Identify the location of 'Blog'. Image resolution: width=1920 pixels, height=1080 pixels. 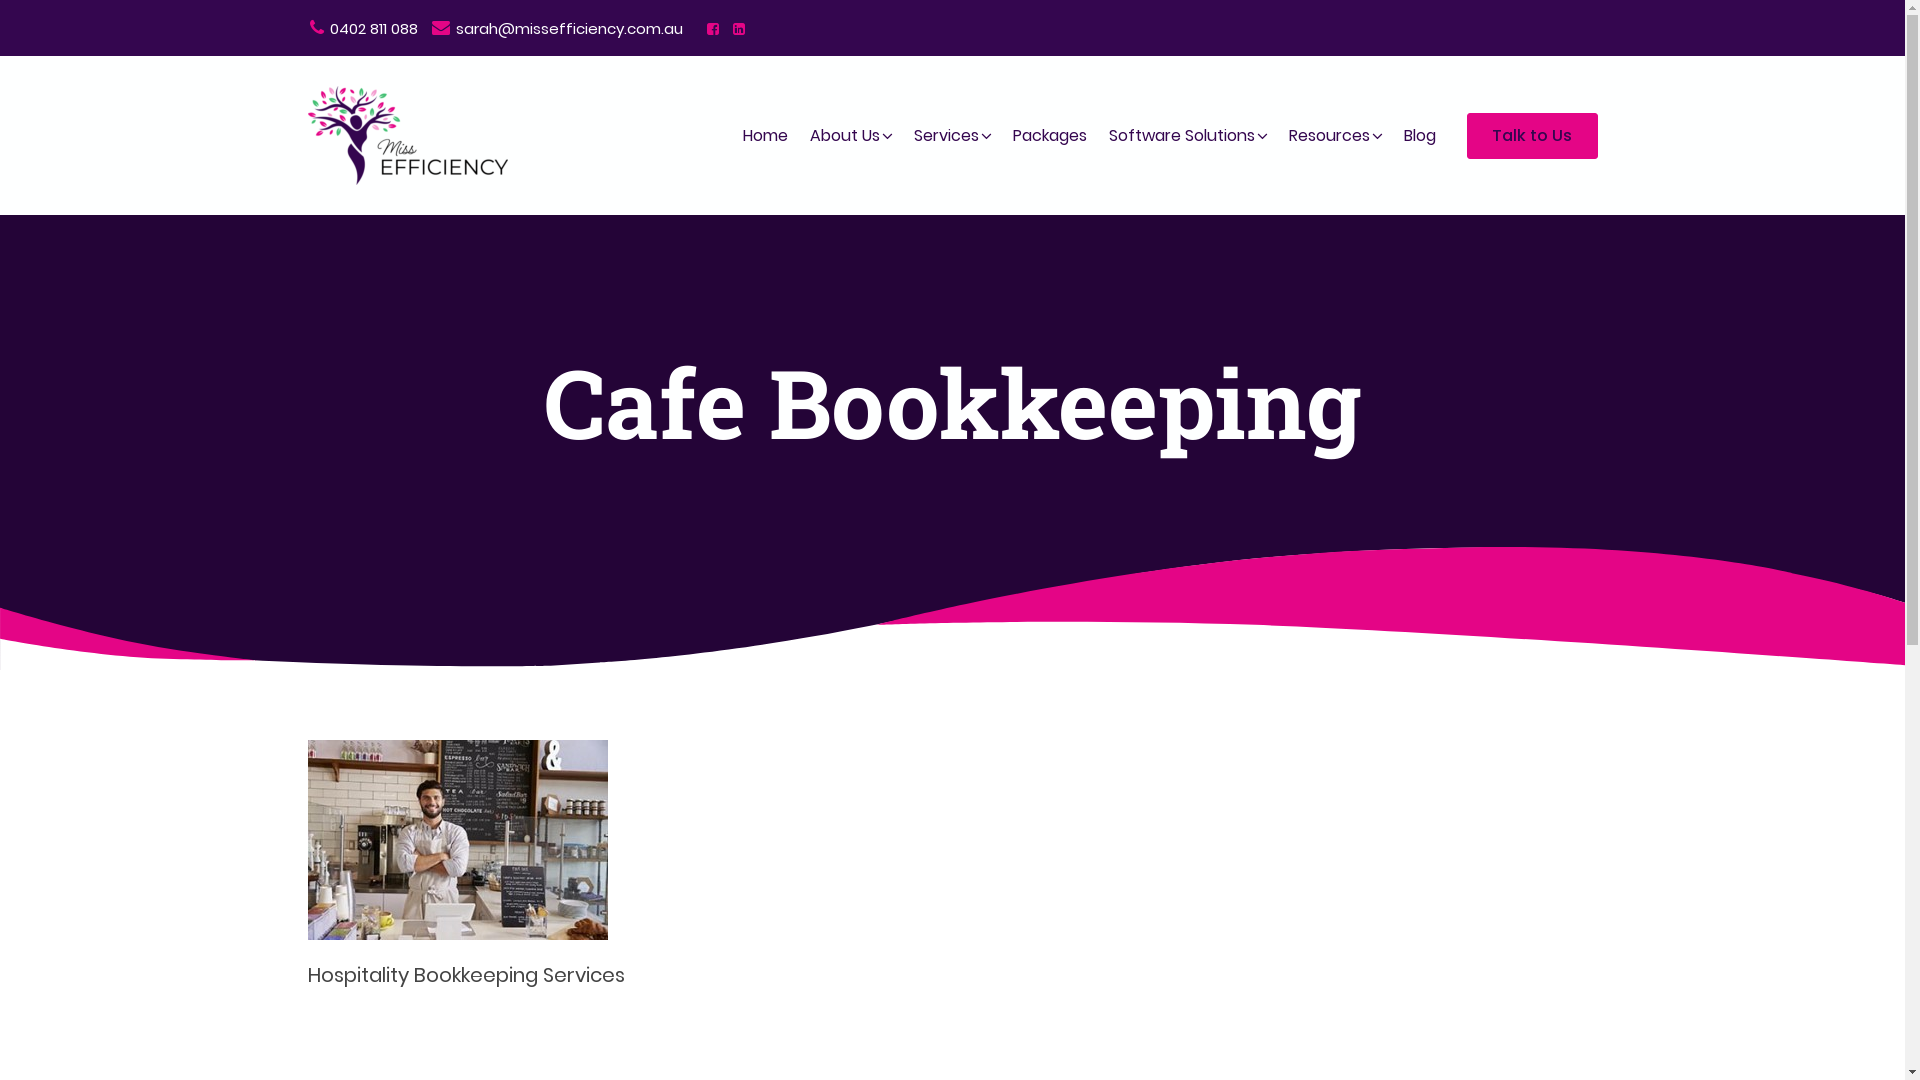
(1418, 135).